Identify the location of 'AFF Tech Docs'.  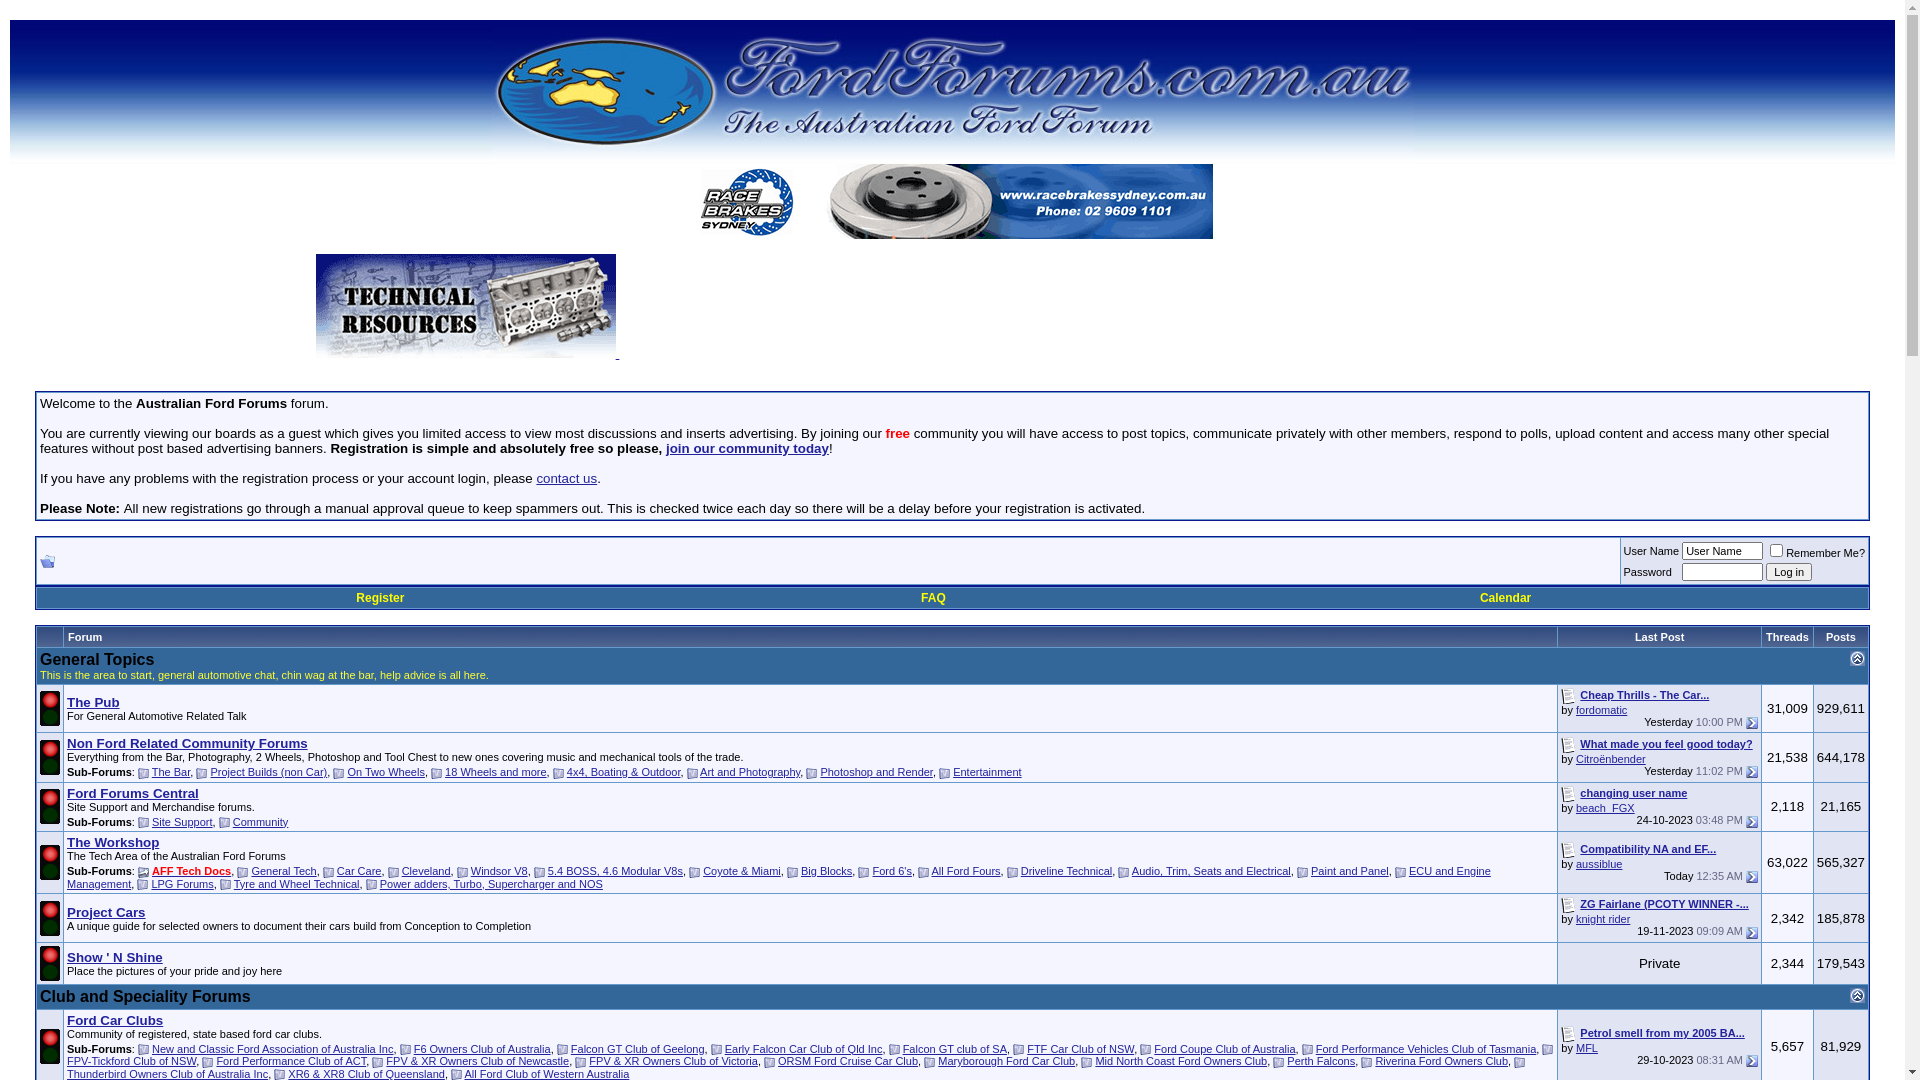
(191, 870).